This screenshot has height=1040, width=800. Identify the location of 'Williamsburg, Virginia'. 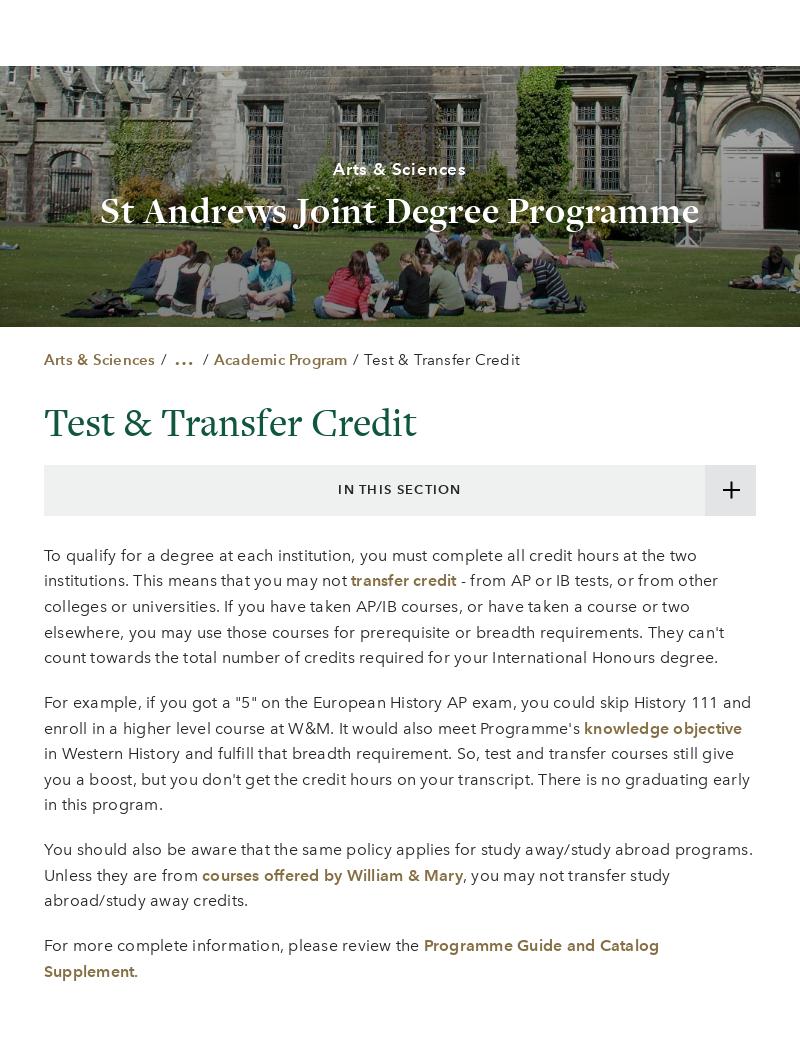
(305, 832).